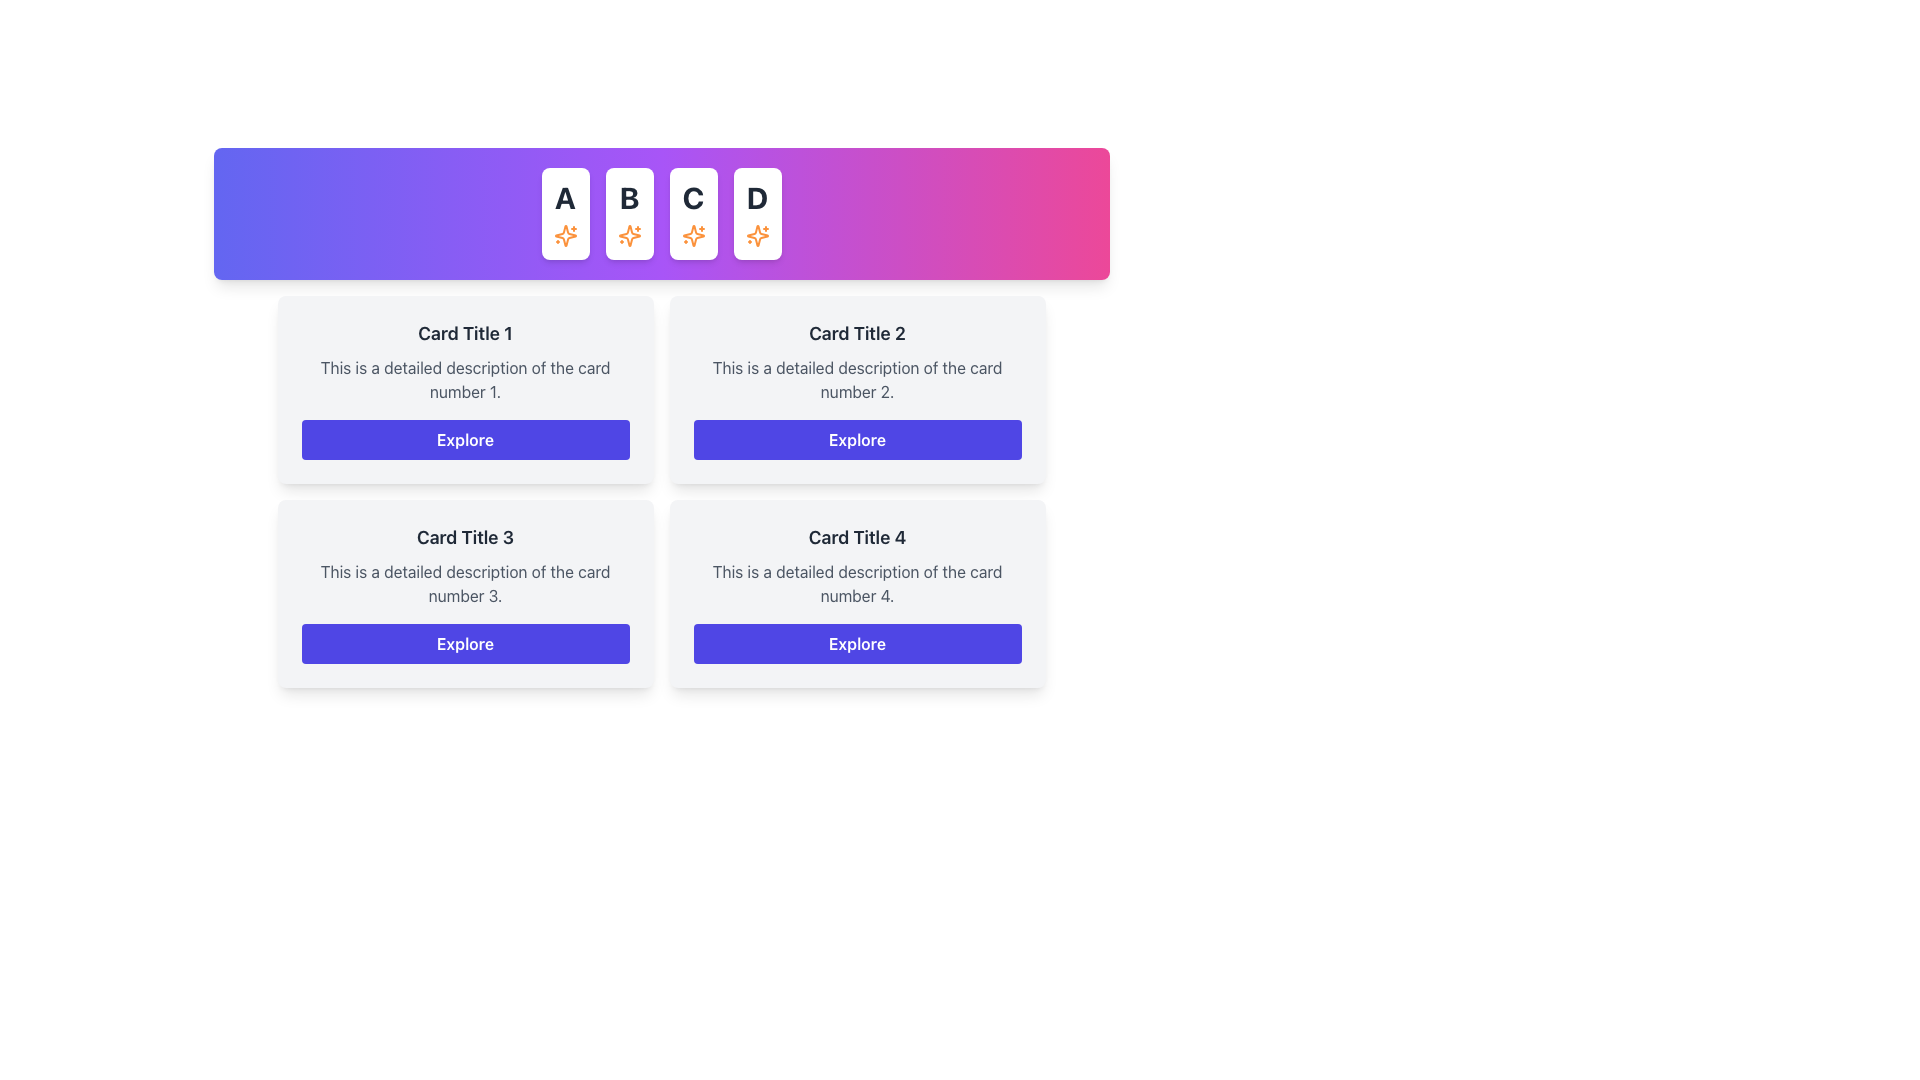 This screenshot has width=1920, height=1080. What do you see at coordinates (693, 234) in the screenshot?
I see `the orange star-shaped icon located centrally within the card labeled 'C', which is the second card from the left in a vertical stack` at bounding box center [693, 234].